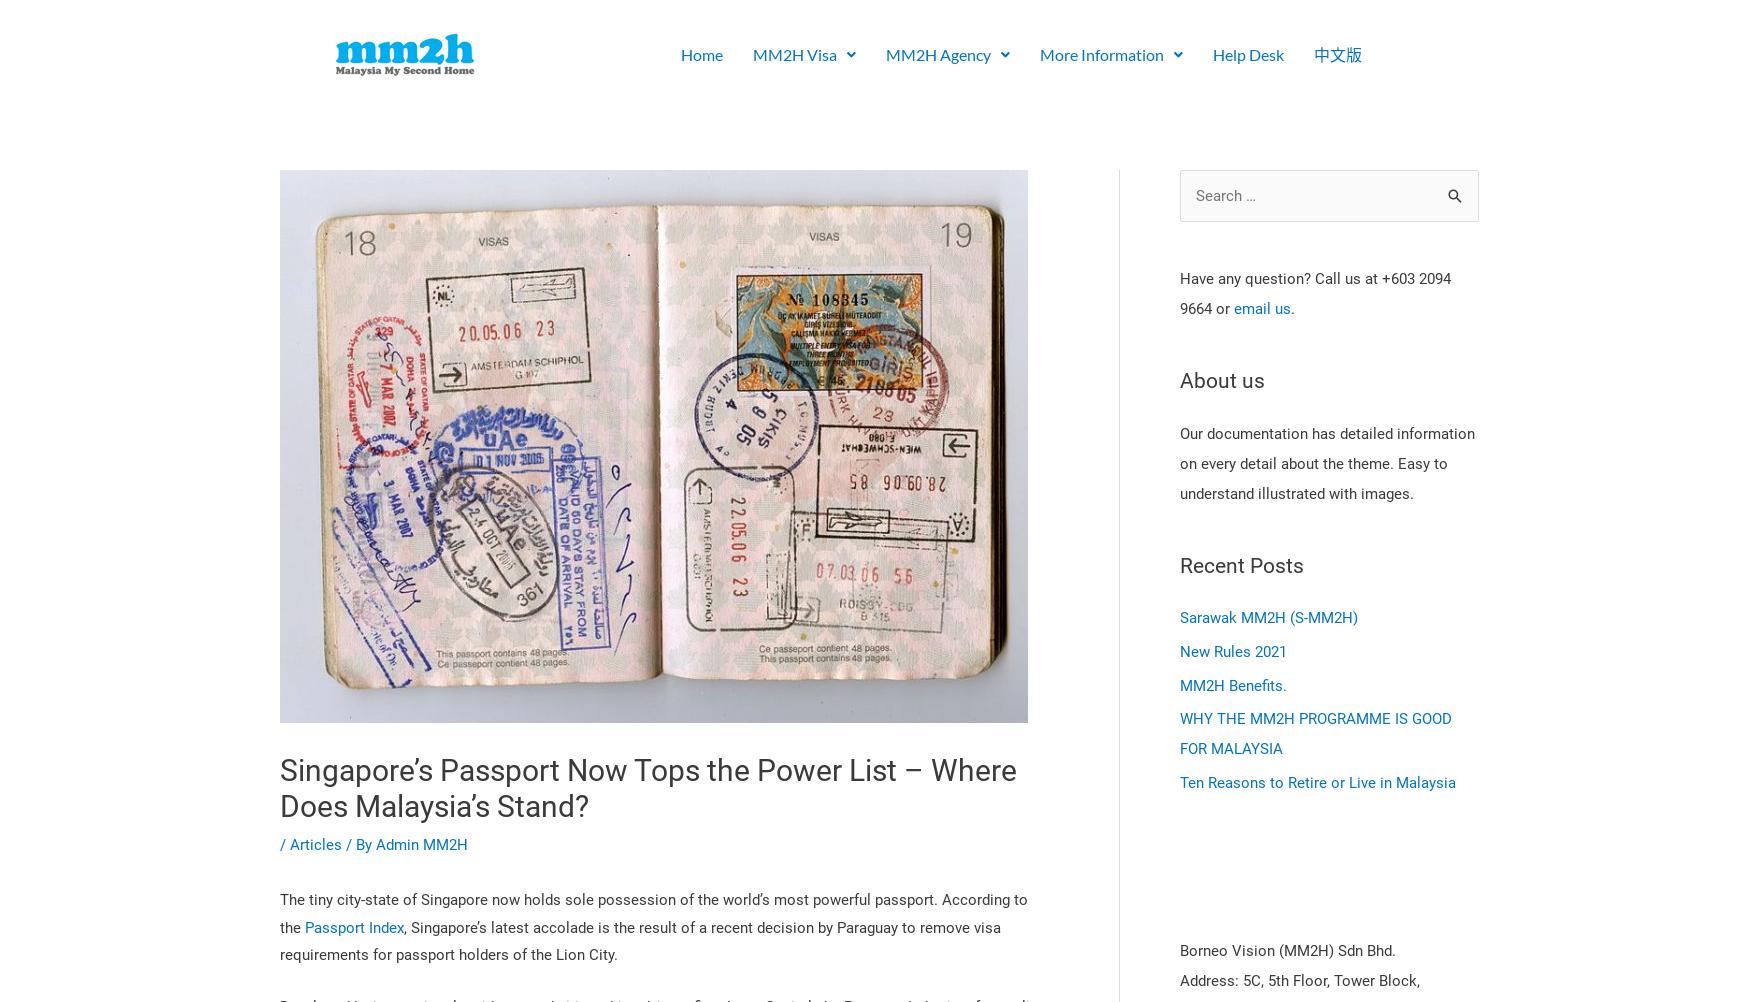 This screenshot has width=1760, height=1002. Describe the element at coordinates (701, 54) in the screenshot. I see `'Home'` at that location.